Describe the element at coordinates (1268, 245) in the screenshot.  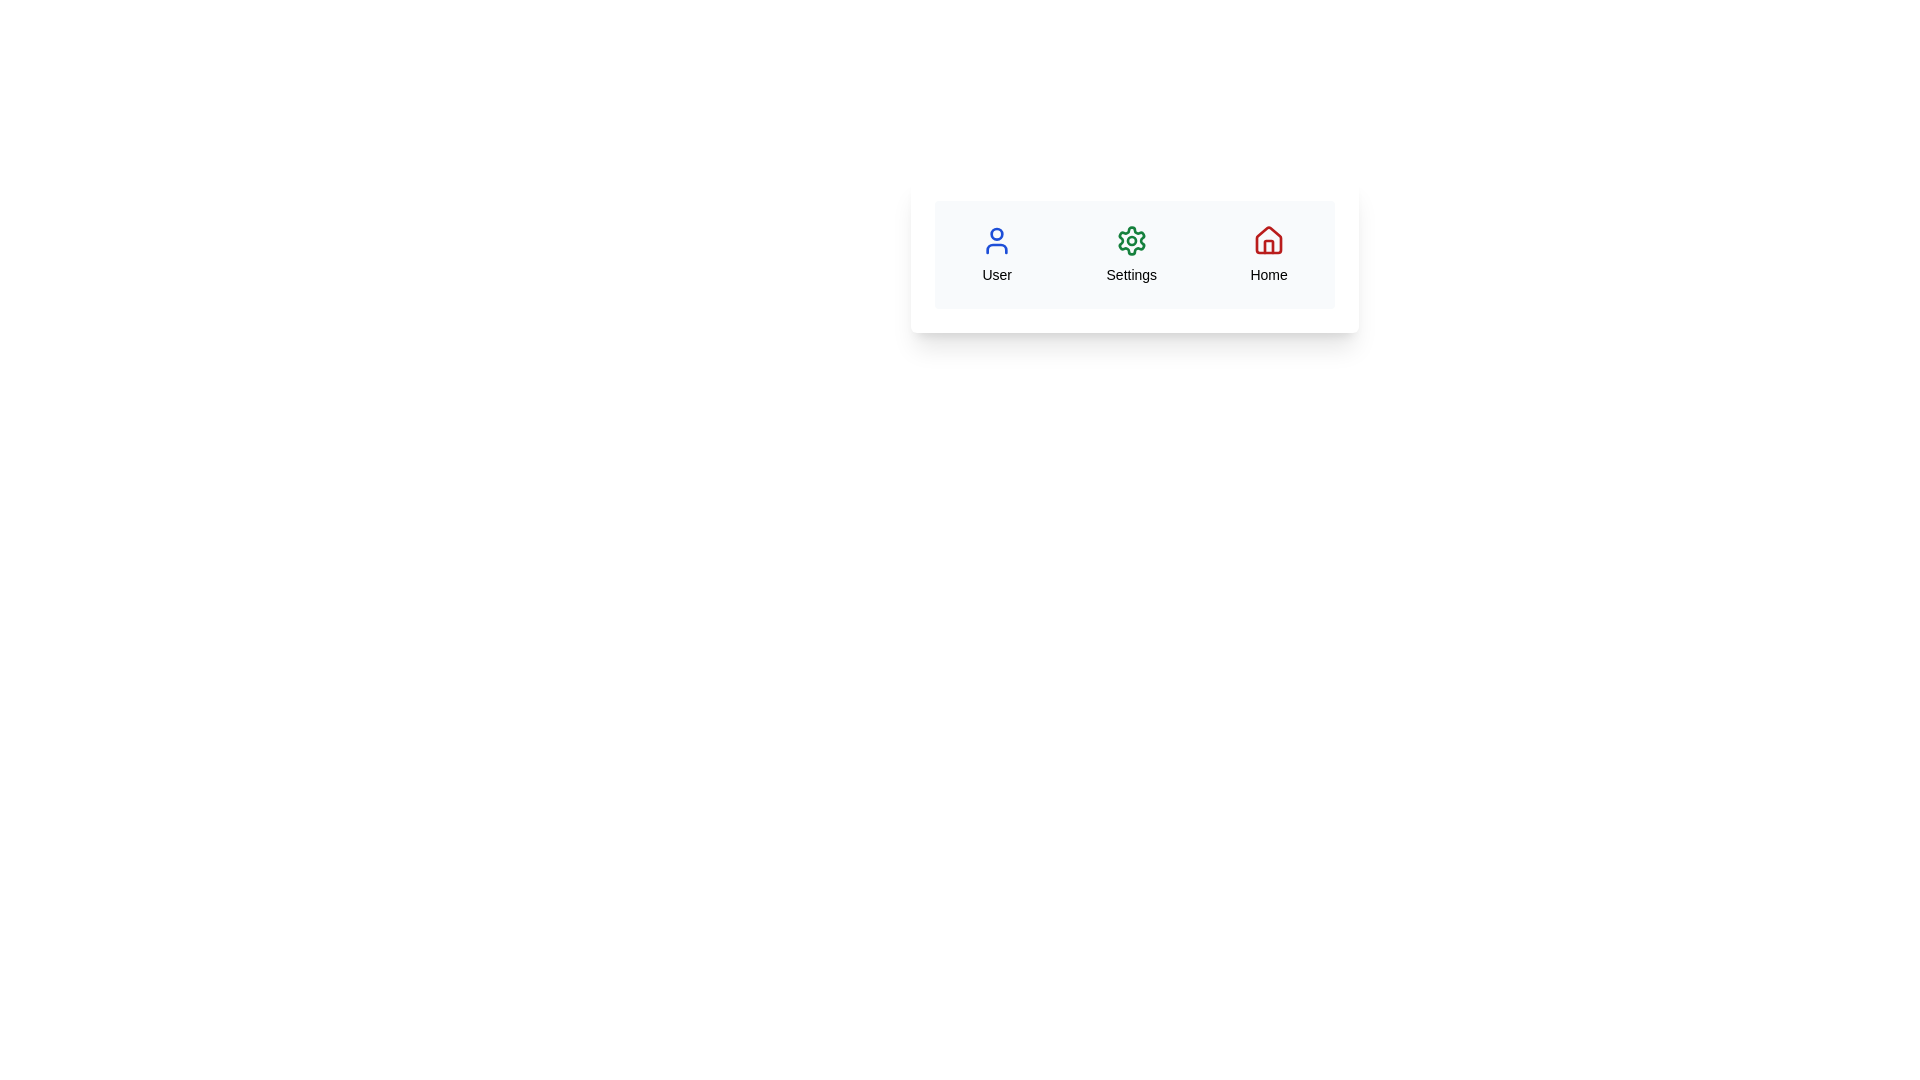
I see `the door element of the house icon` at that location.